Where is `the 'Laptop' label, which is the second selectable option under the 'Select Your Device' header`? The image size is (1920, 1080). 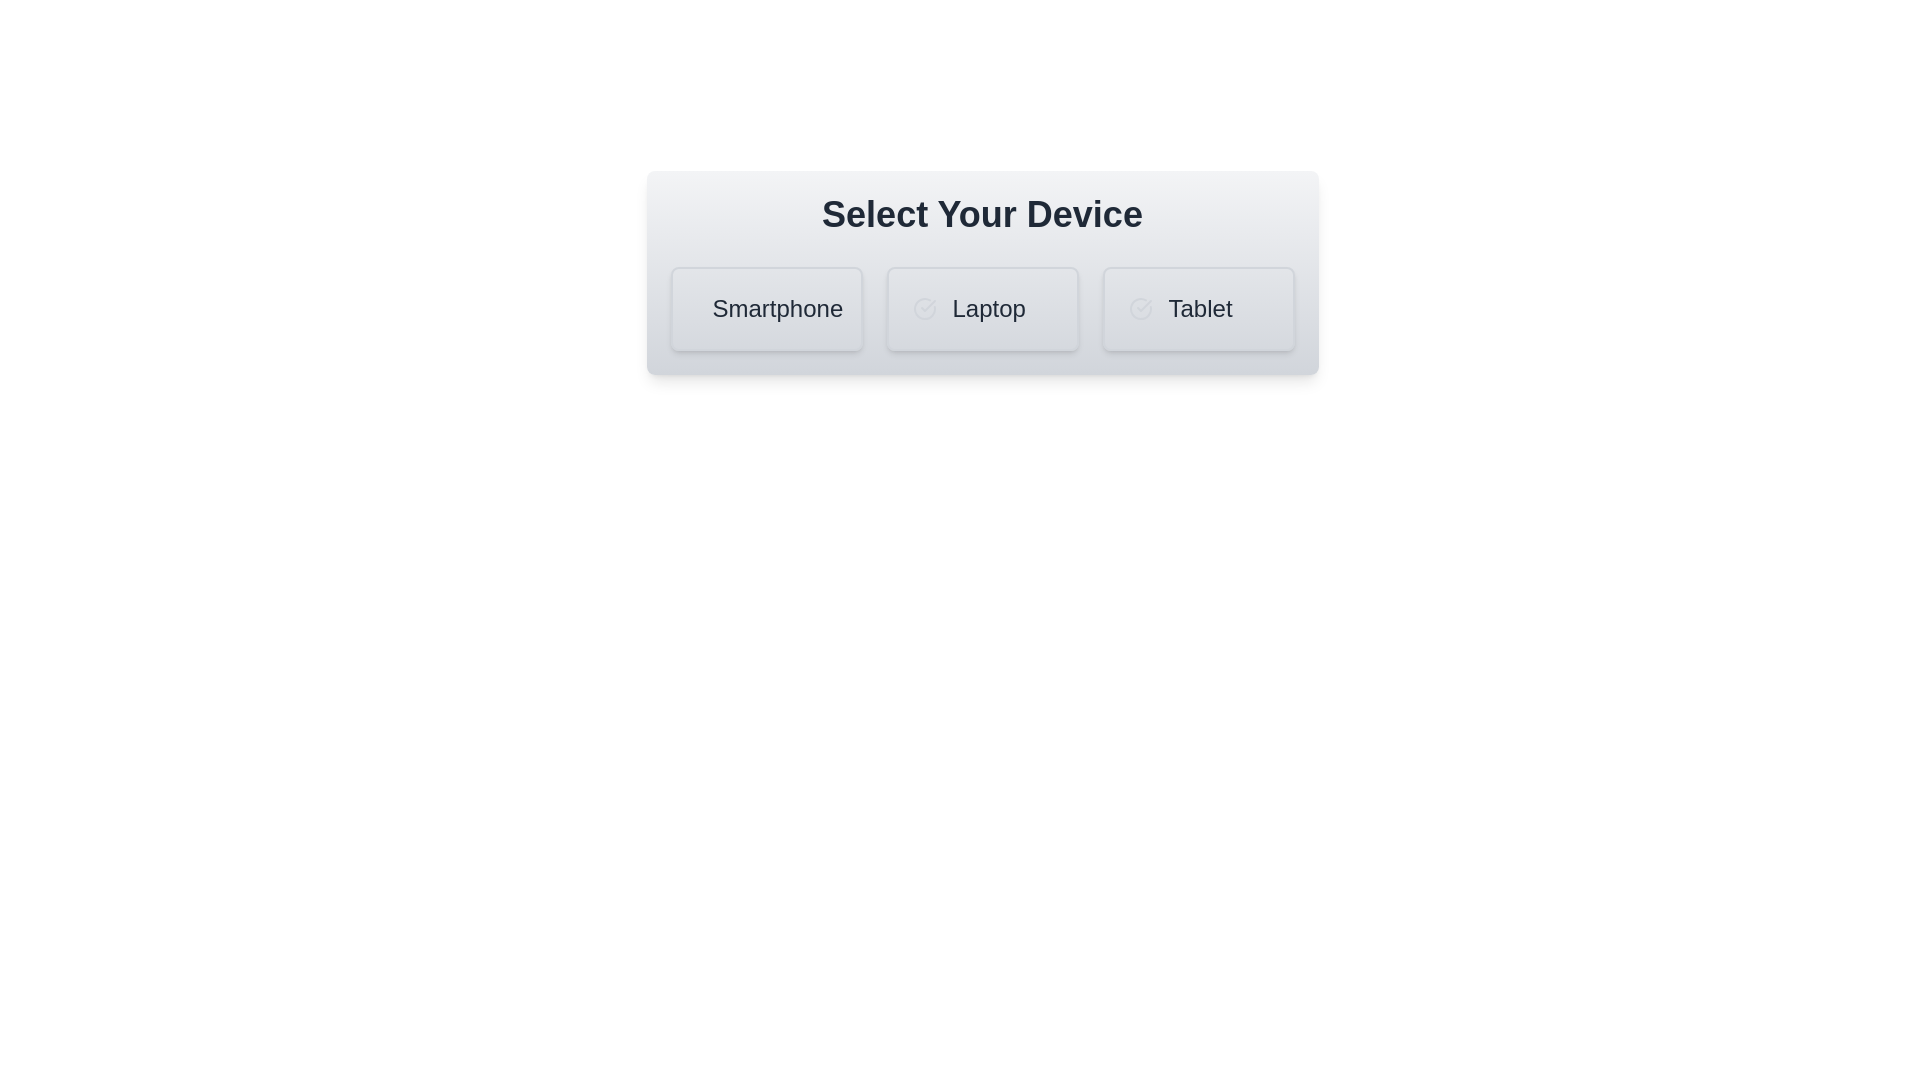 the 'Laptop' label, which is the second selectable option under the 'Select Your Device' header is located at coordinates (989, 308).